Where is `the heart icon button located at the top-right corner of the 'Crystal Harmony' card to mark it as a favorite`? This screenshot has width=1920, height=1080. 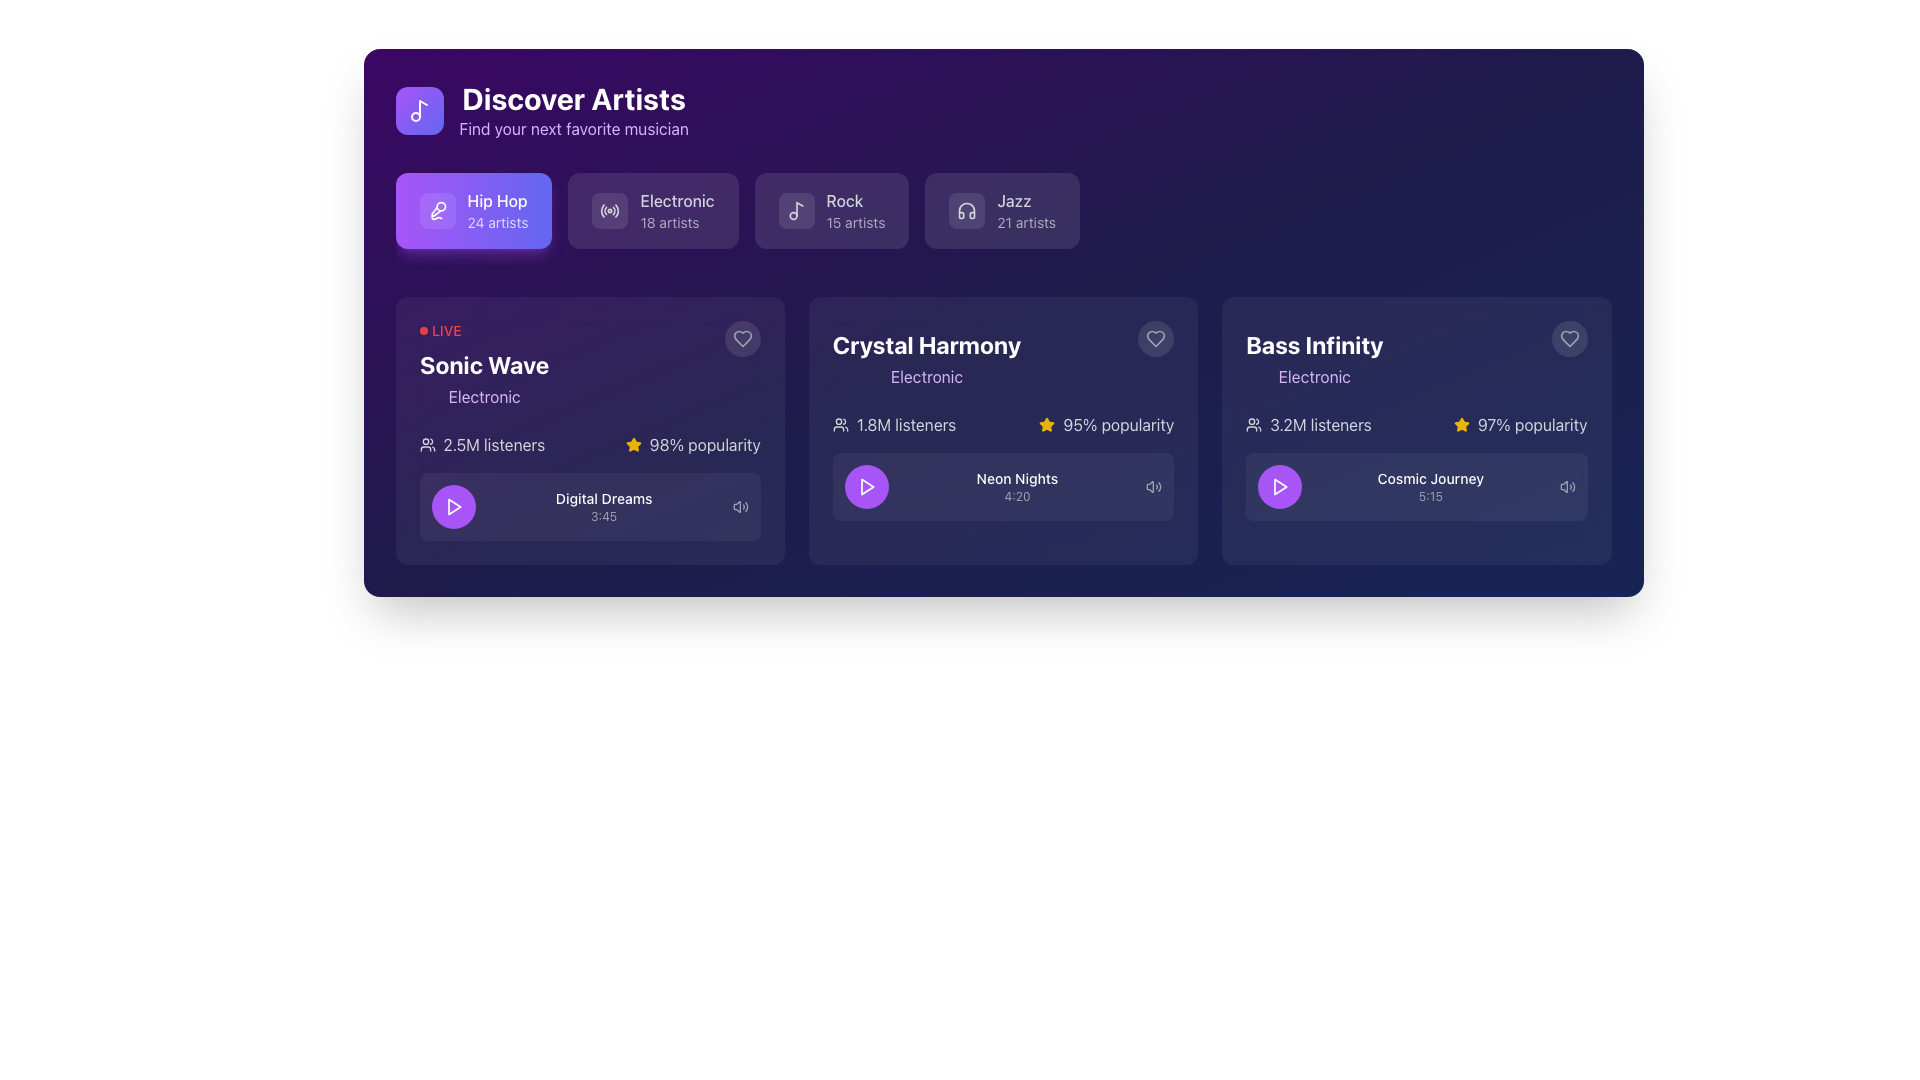
the heart icon button located at the top-right corner of the 'Crystal Harmony' card to mark it as a favorite is located at coordinates (1156, 338).